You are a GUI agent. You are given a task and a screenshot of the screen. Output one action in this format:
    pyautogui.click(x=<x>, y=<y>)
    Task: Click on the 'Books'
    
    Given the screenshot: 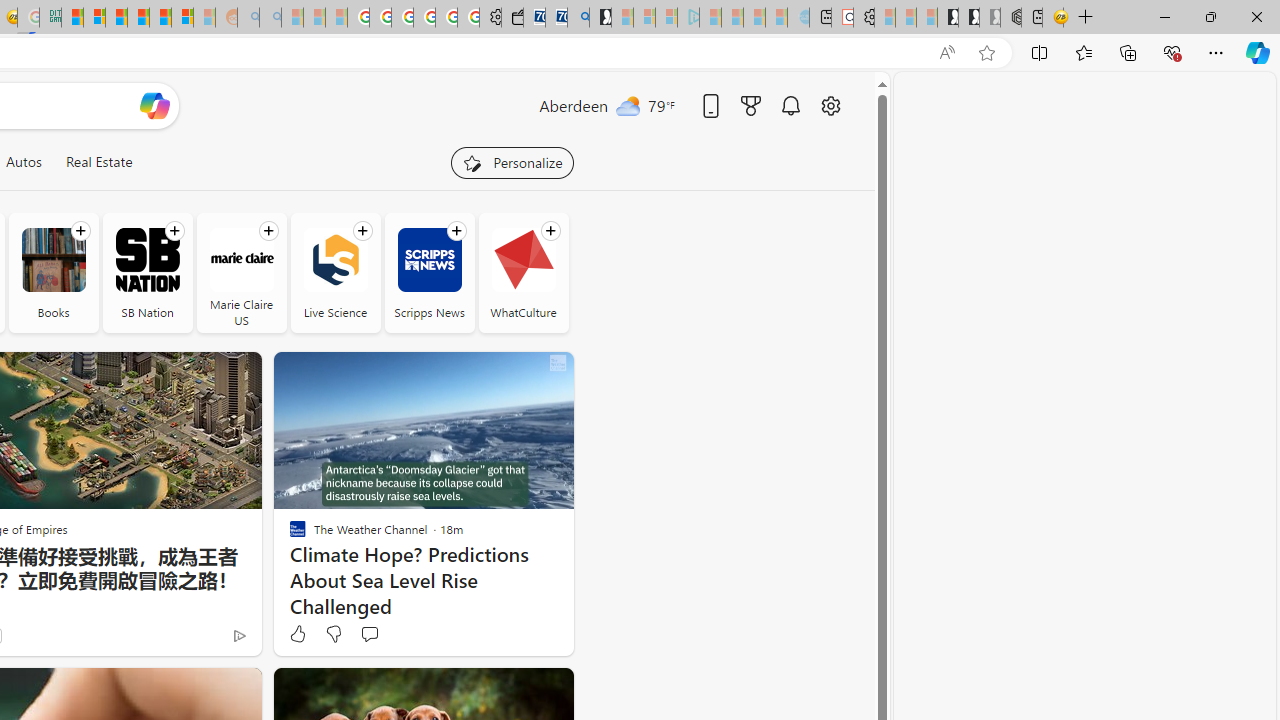 What is the action you would take?
    pyautogui.click(x=53, y=259)
    